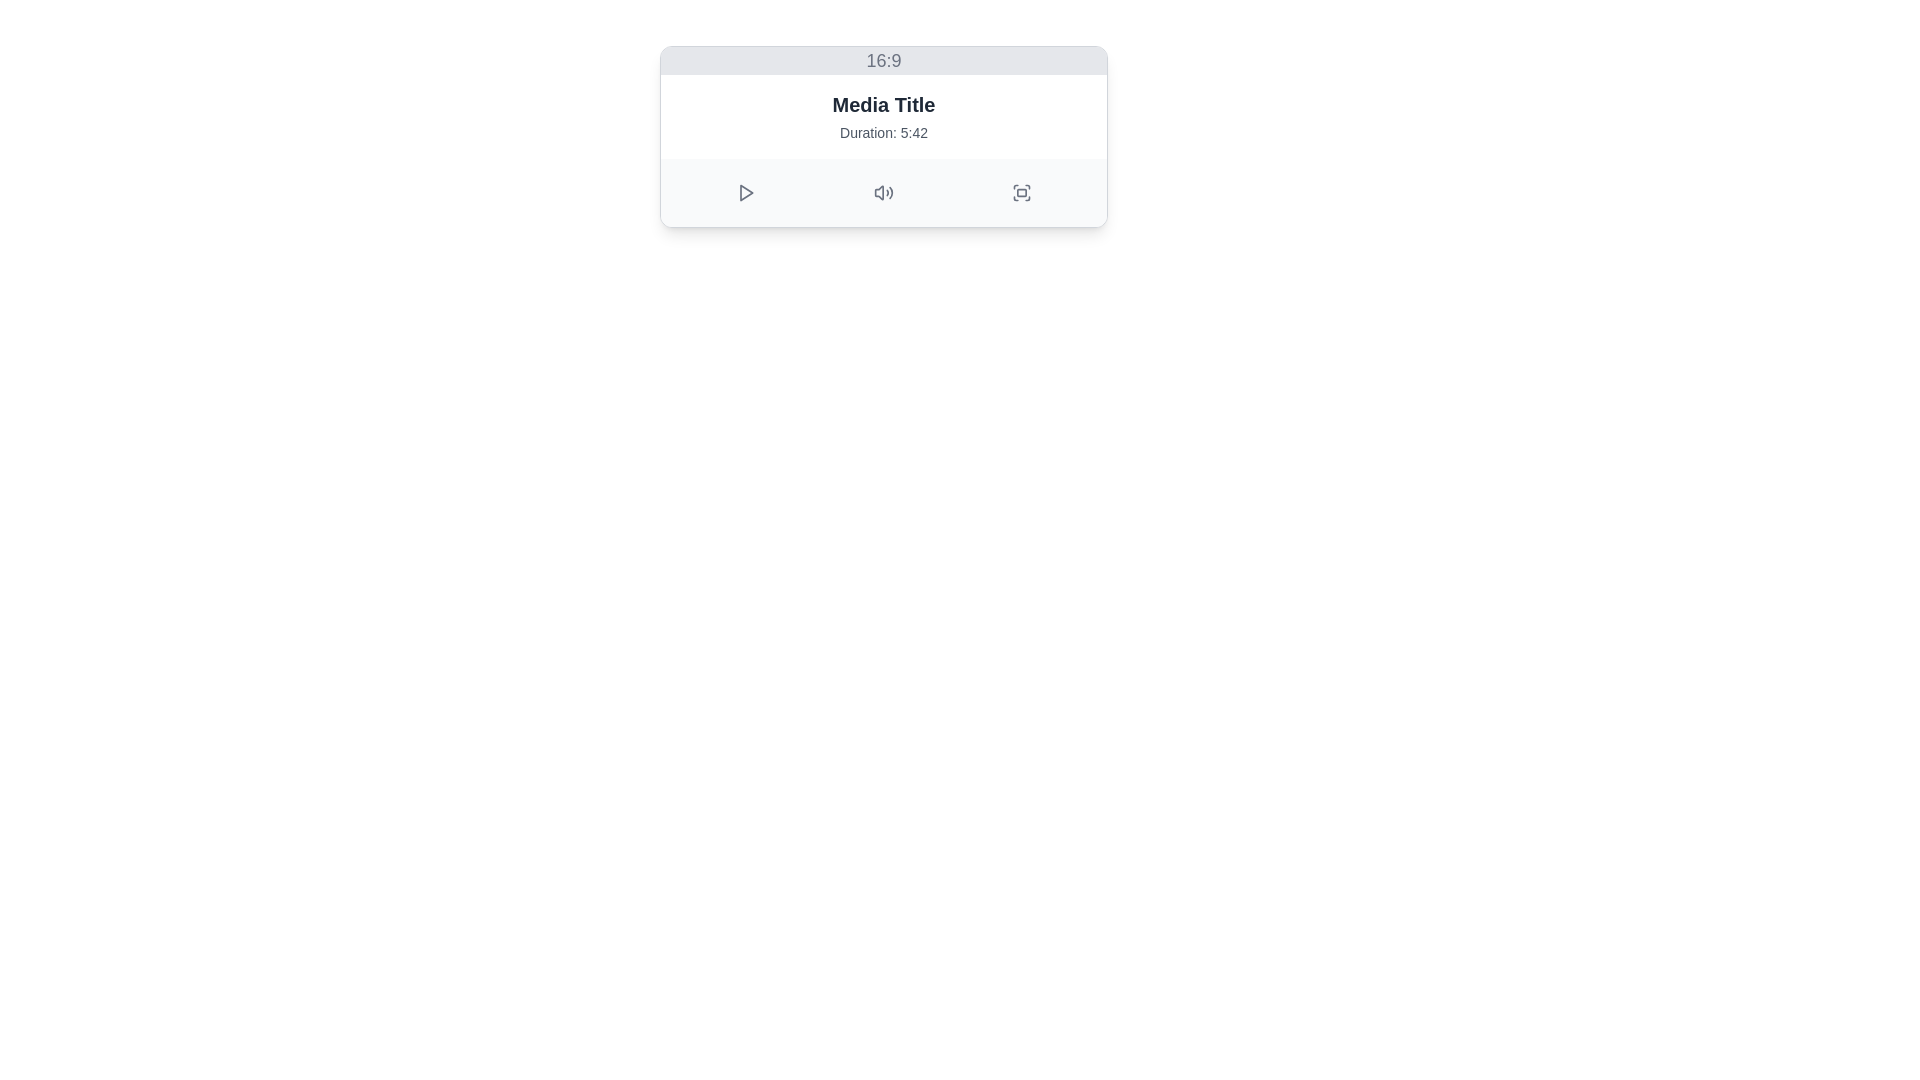 The height and width of the screenshot is (1080, 1920). I want to click on the speaker icon, so click(882, 192).